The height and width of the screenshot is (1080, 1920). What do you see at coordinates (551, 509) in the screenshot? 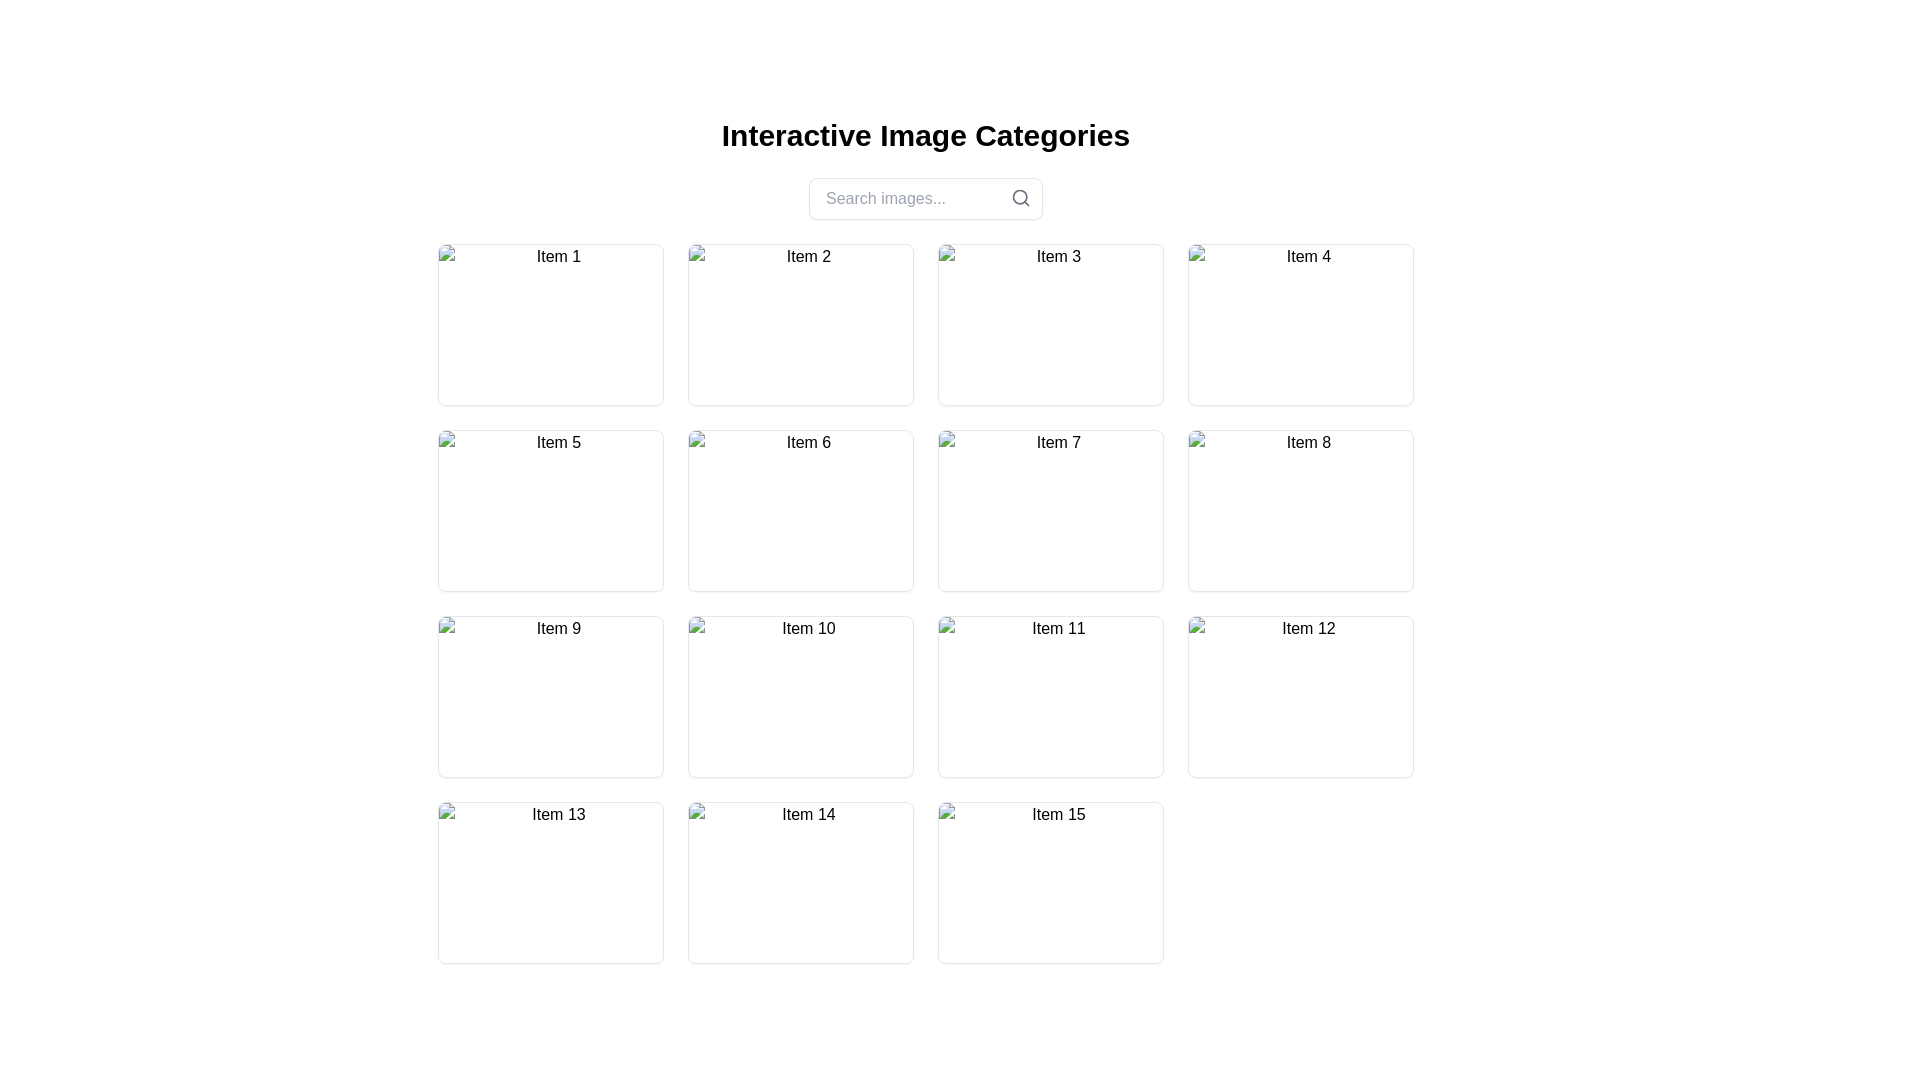
I see `the thumbnail image located in the fifth position of a grid layout, specifically the first placeholder in the second row` at bounding box center [551, 509].